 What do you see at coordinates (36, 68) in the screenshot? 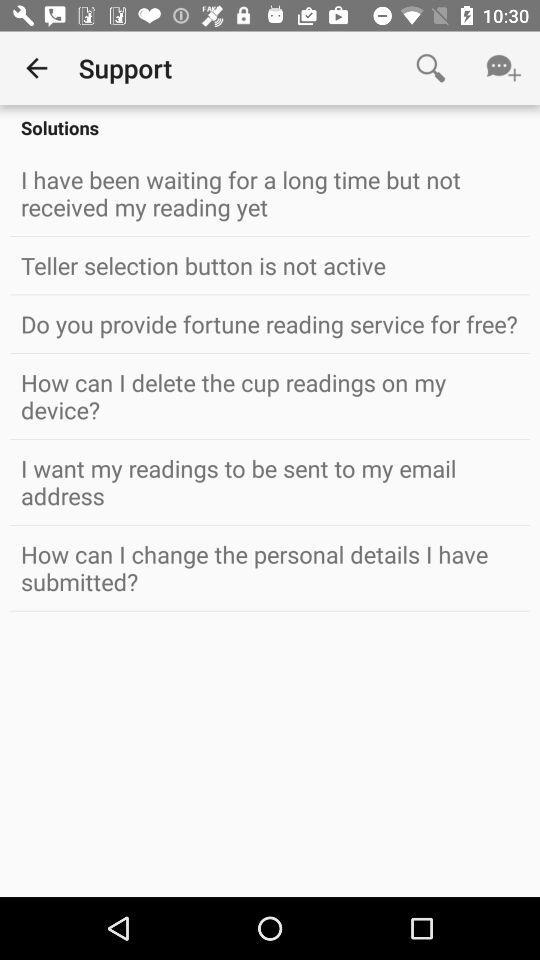
I see `icon above solutions item` at bounding box center [36, 68].